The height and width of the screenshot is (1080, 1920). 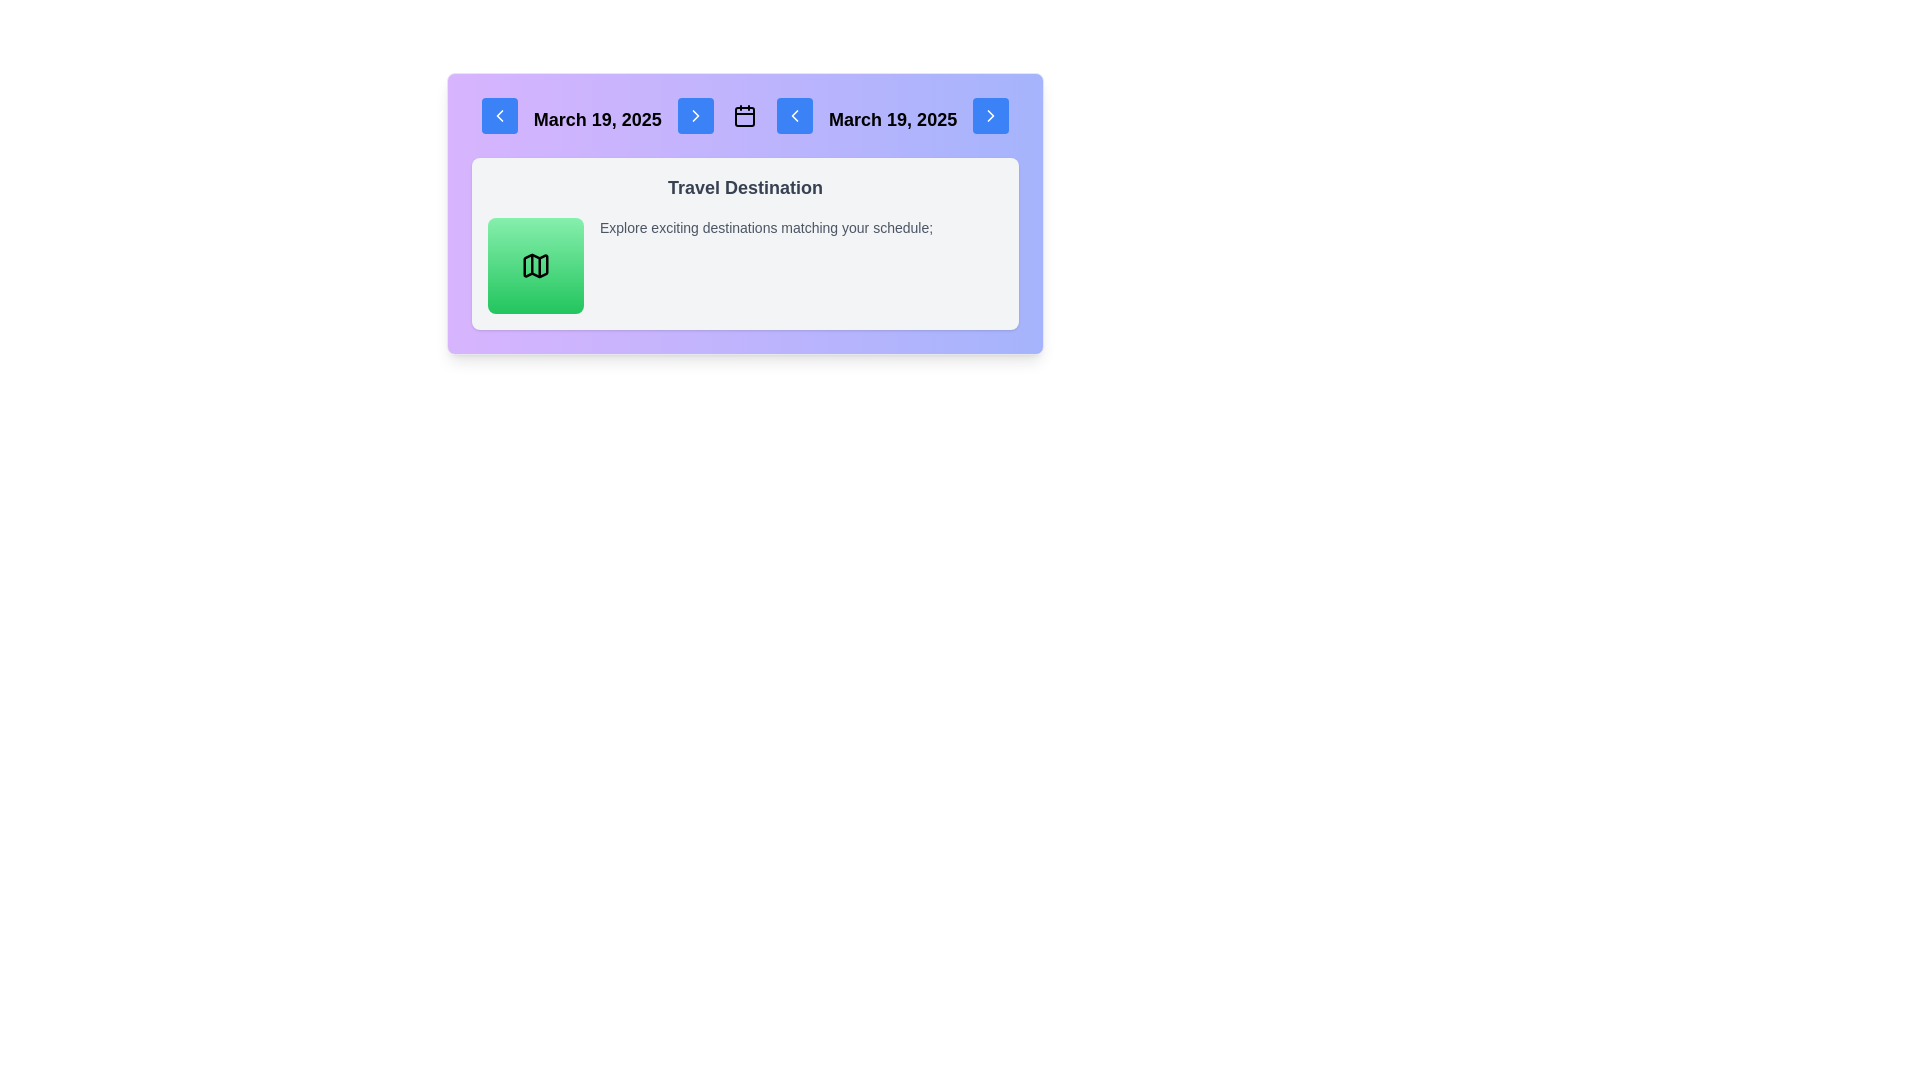 What do you see at coordinates (991, 115) in the screenshot?
I see `the blue button with rounded edges that contains a right-facing chevron icon, located` at bounding box center [991, 115].